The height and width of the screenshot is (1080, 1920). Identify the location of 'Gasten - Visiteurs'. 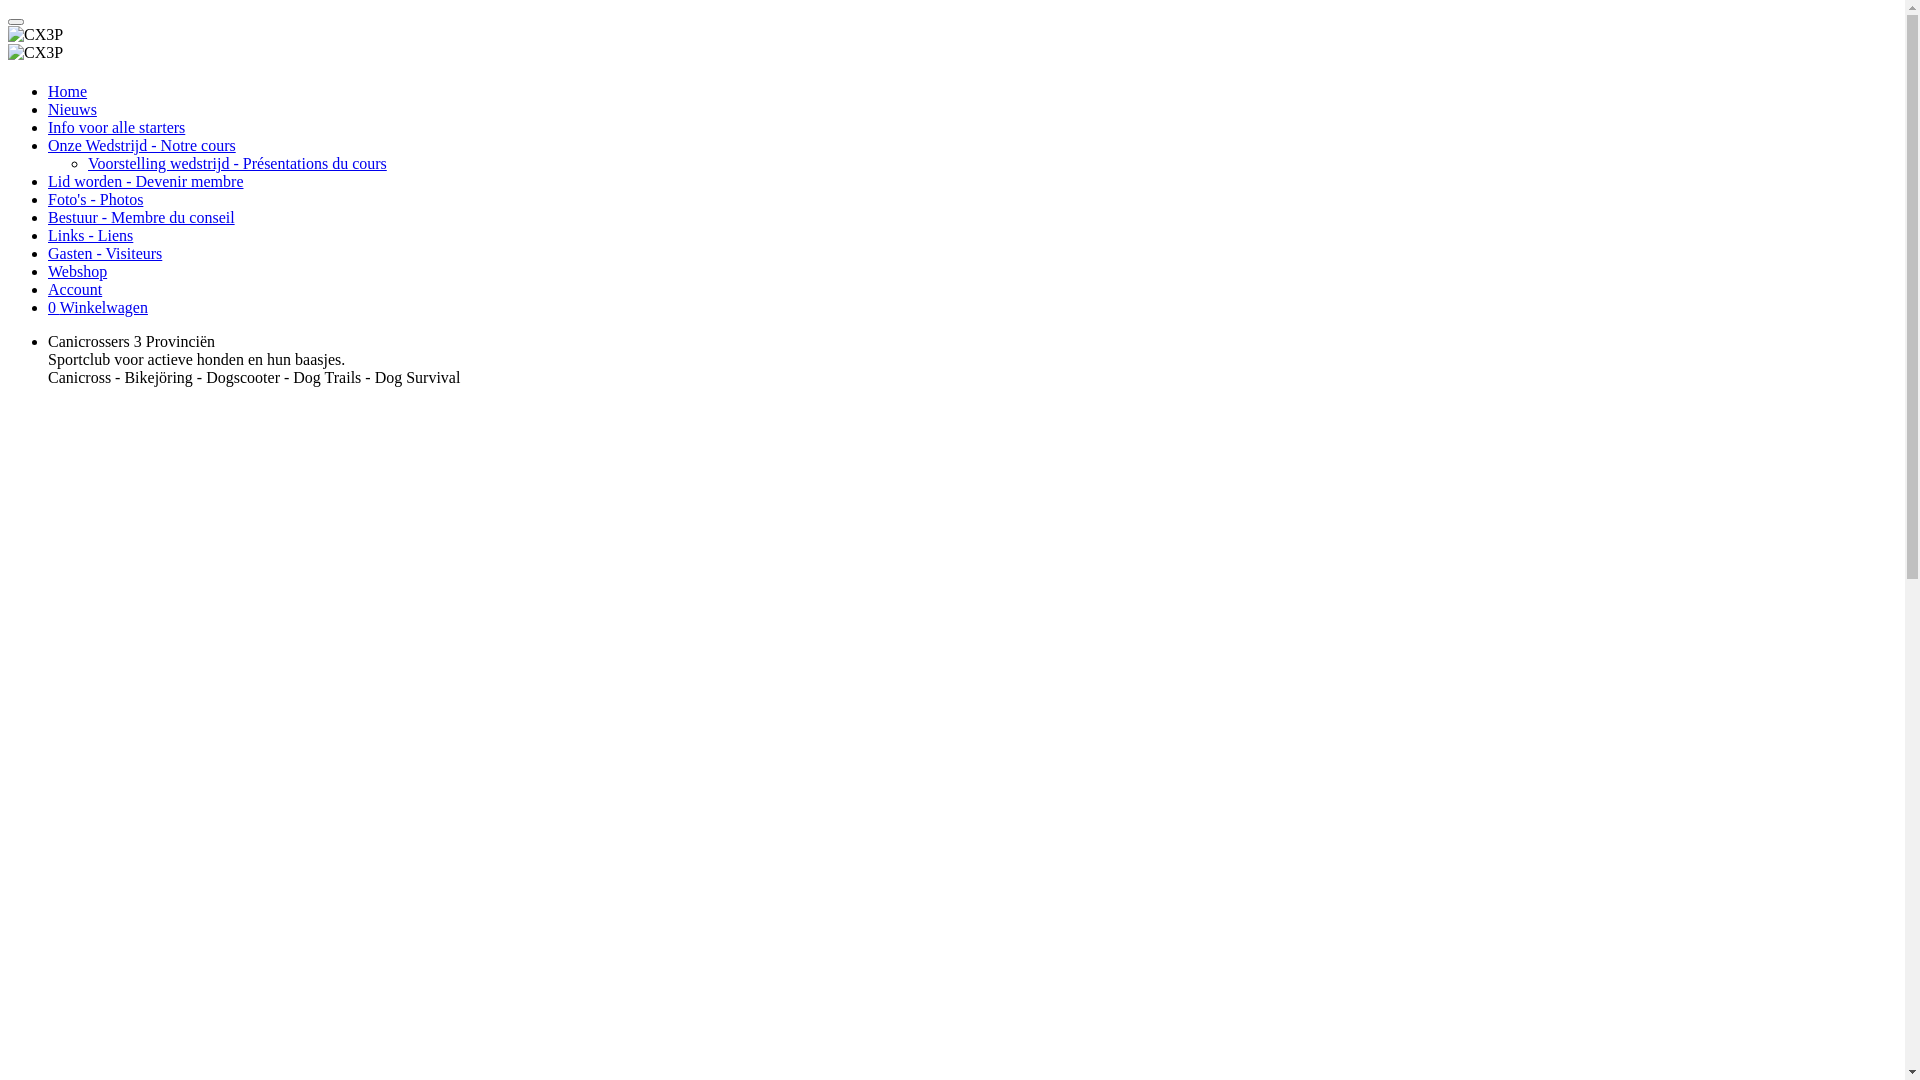
(104, 252).